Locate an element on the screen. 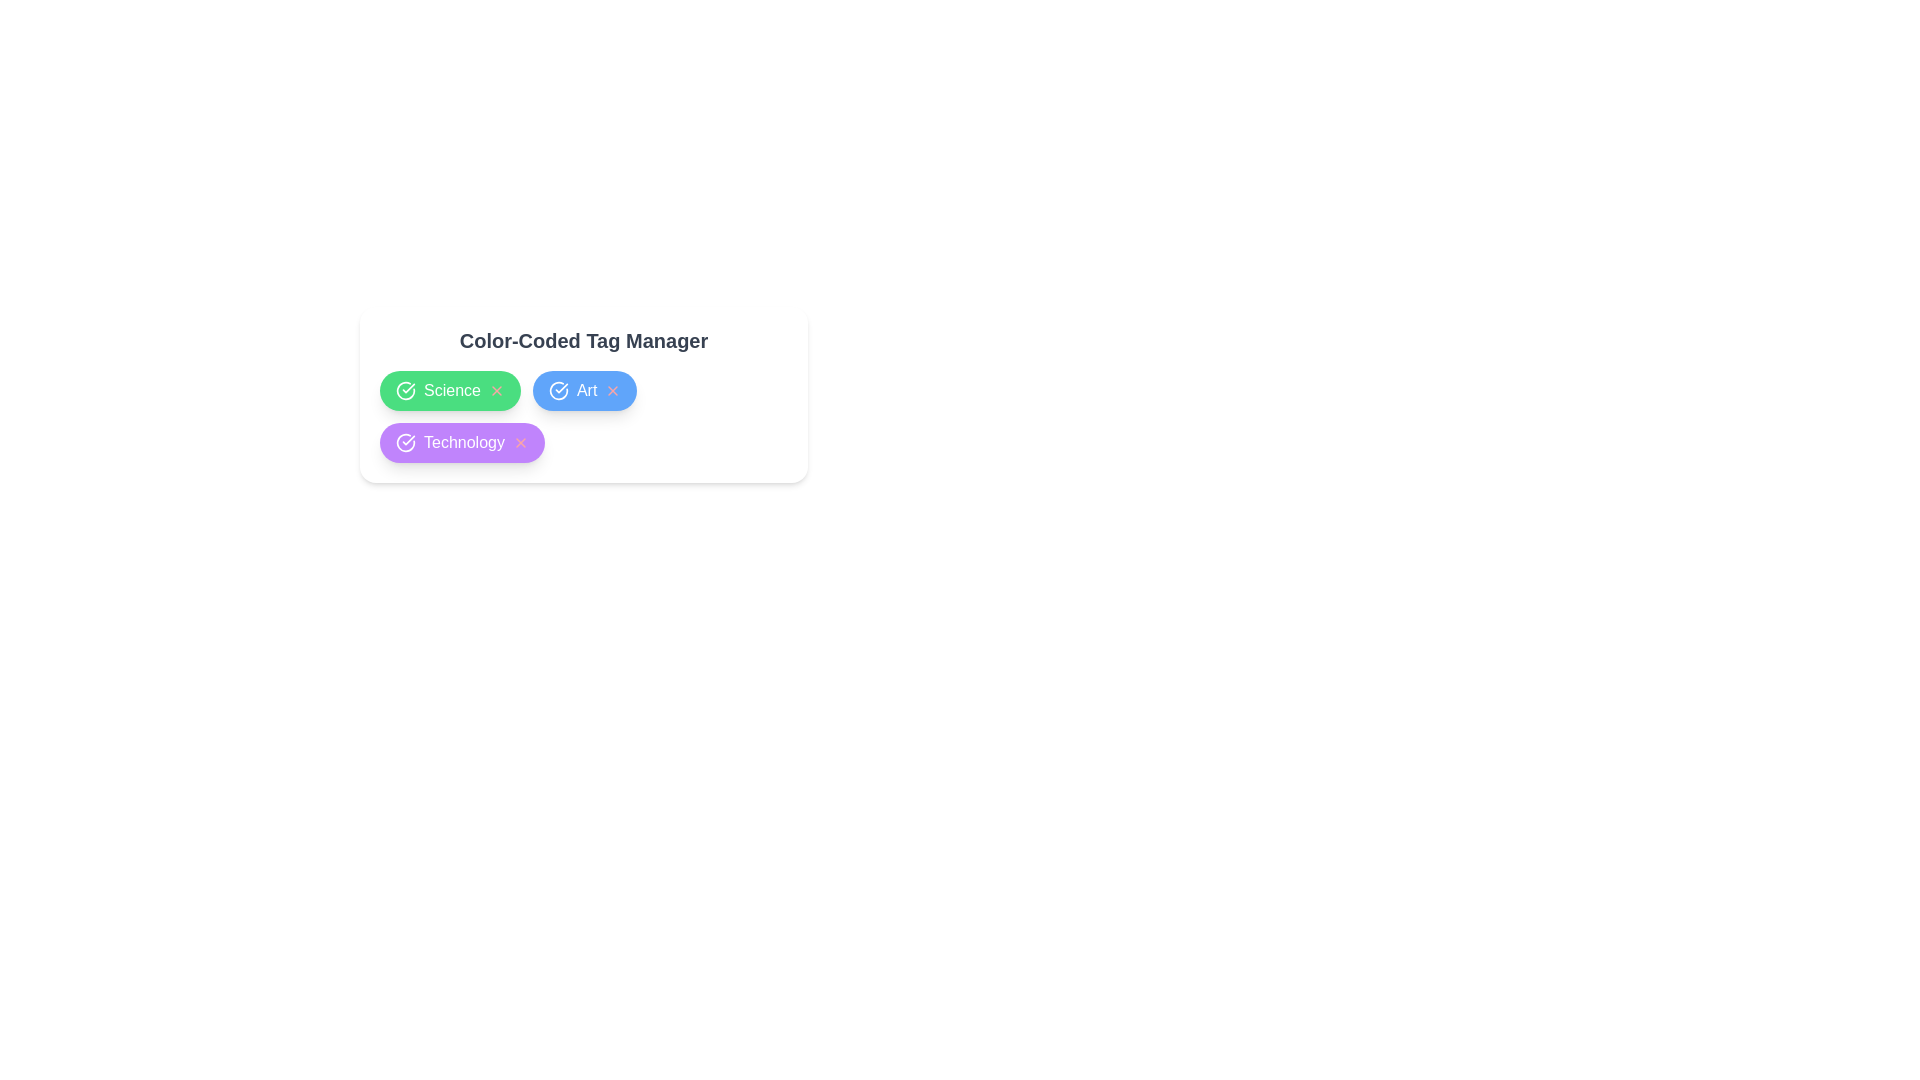  remove button (X) for the tag Art is located at coordinates (612, 390).